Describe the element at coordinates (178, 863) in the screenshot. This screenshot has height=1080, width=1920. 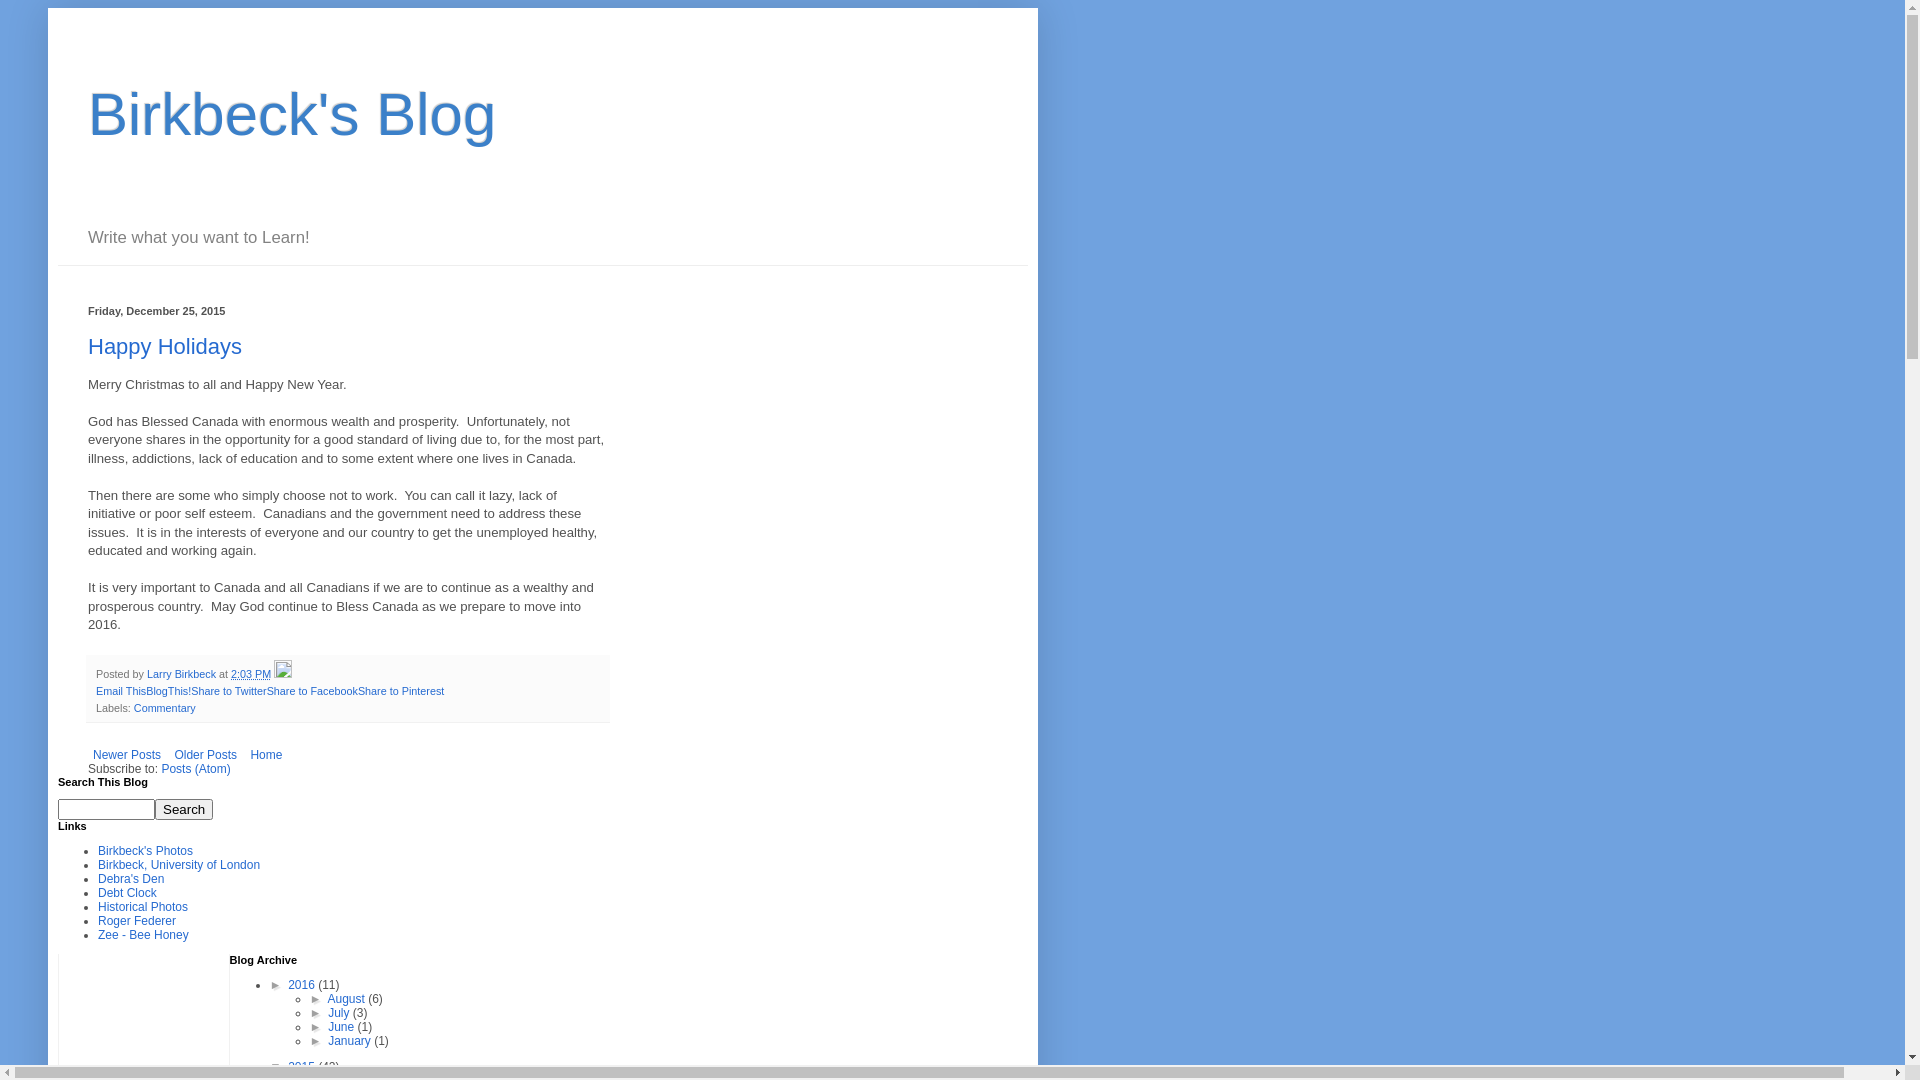
I see `'Birkbeck, University of London'` at that location.